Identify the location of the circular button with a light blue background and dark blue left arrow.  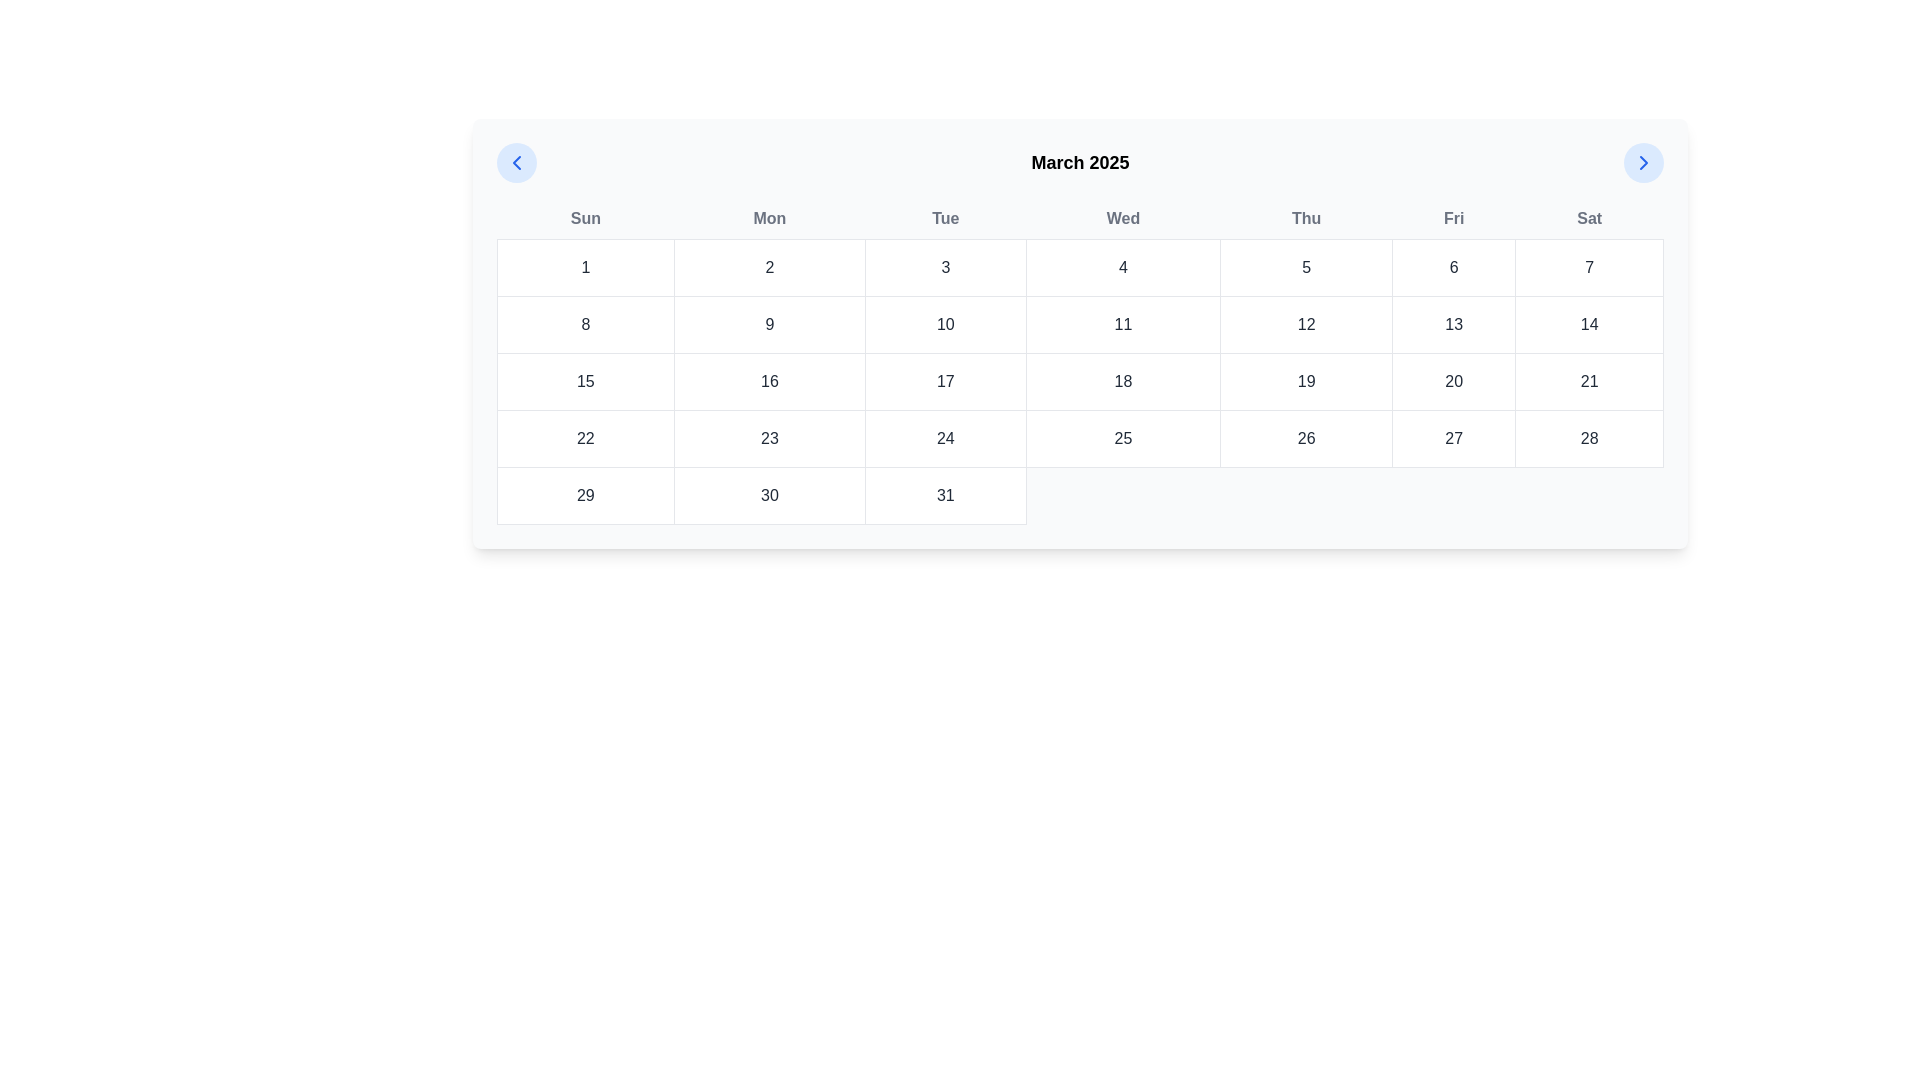
(517, 161).